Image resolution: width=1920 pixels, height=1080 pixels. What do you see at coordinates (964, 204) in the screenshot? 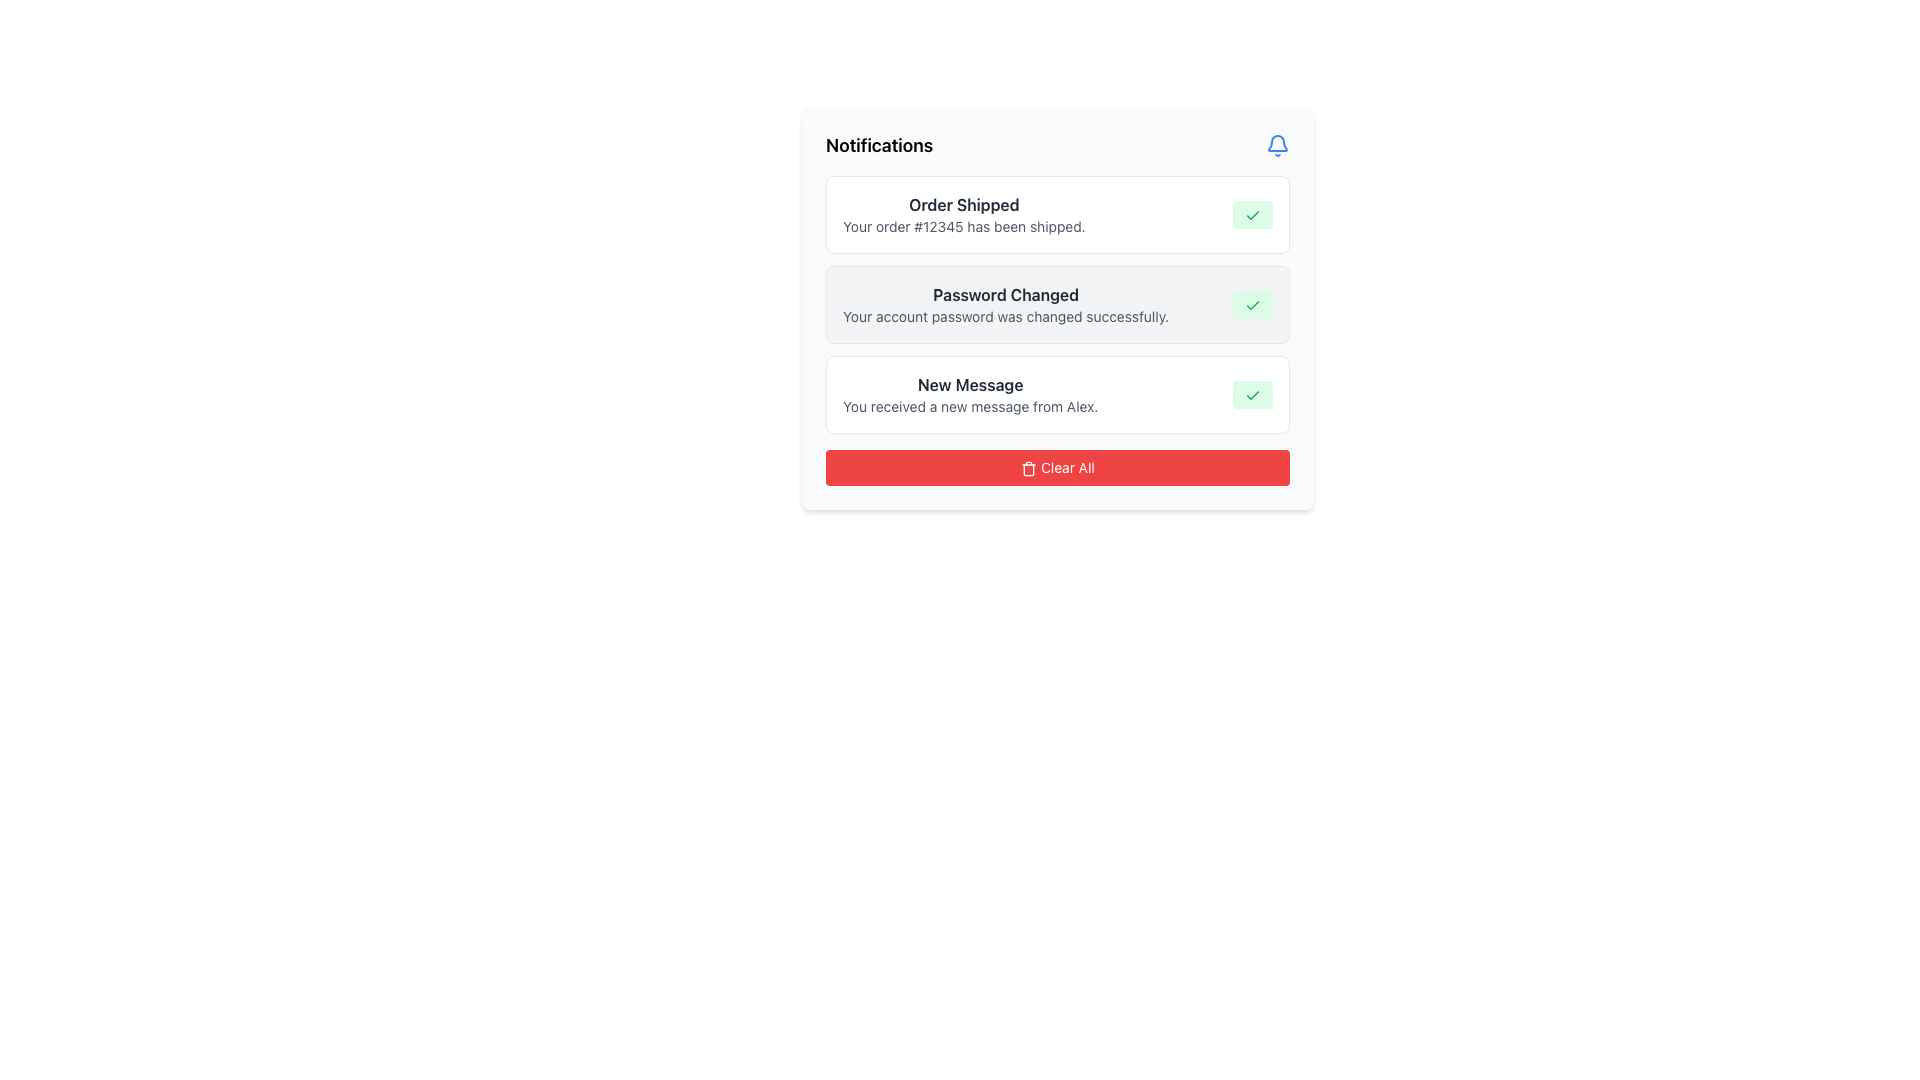
I see `text 'Order Shipped' which is styled in bold and dark gray, located at the top of the first notification card` at bounding box center [964, 204].